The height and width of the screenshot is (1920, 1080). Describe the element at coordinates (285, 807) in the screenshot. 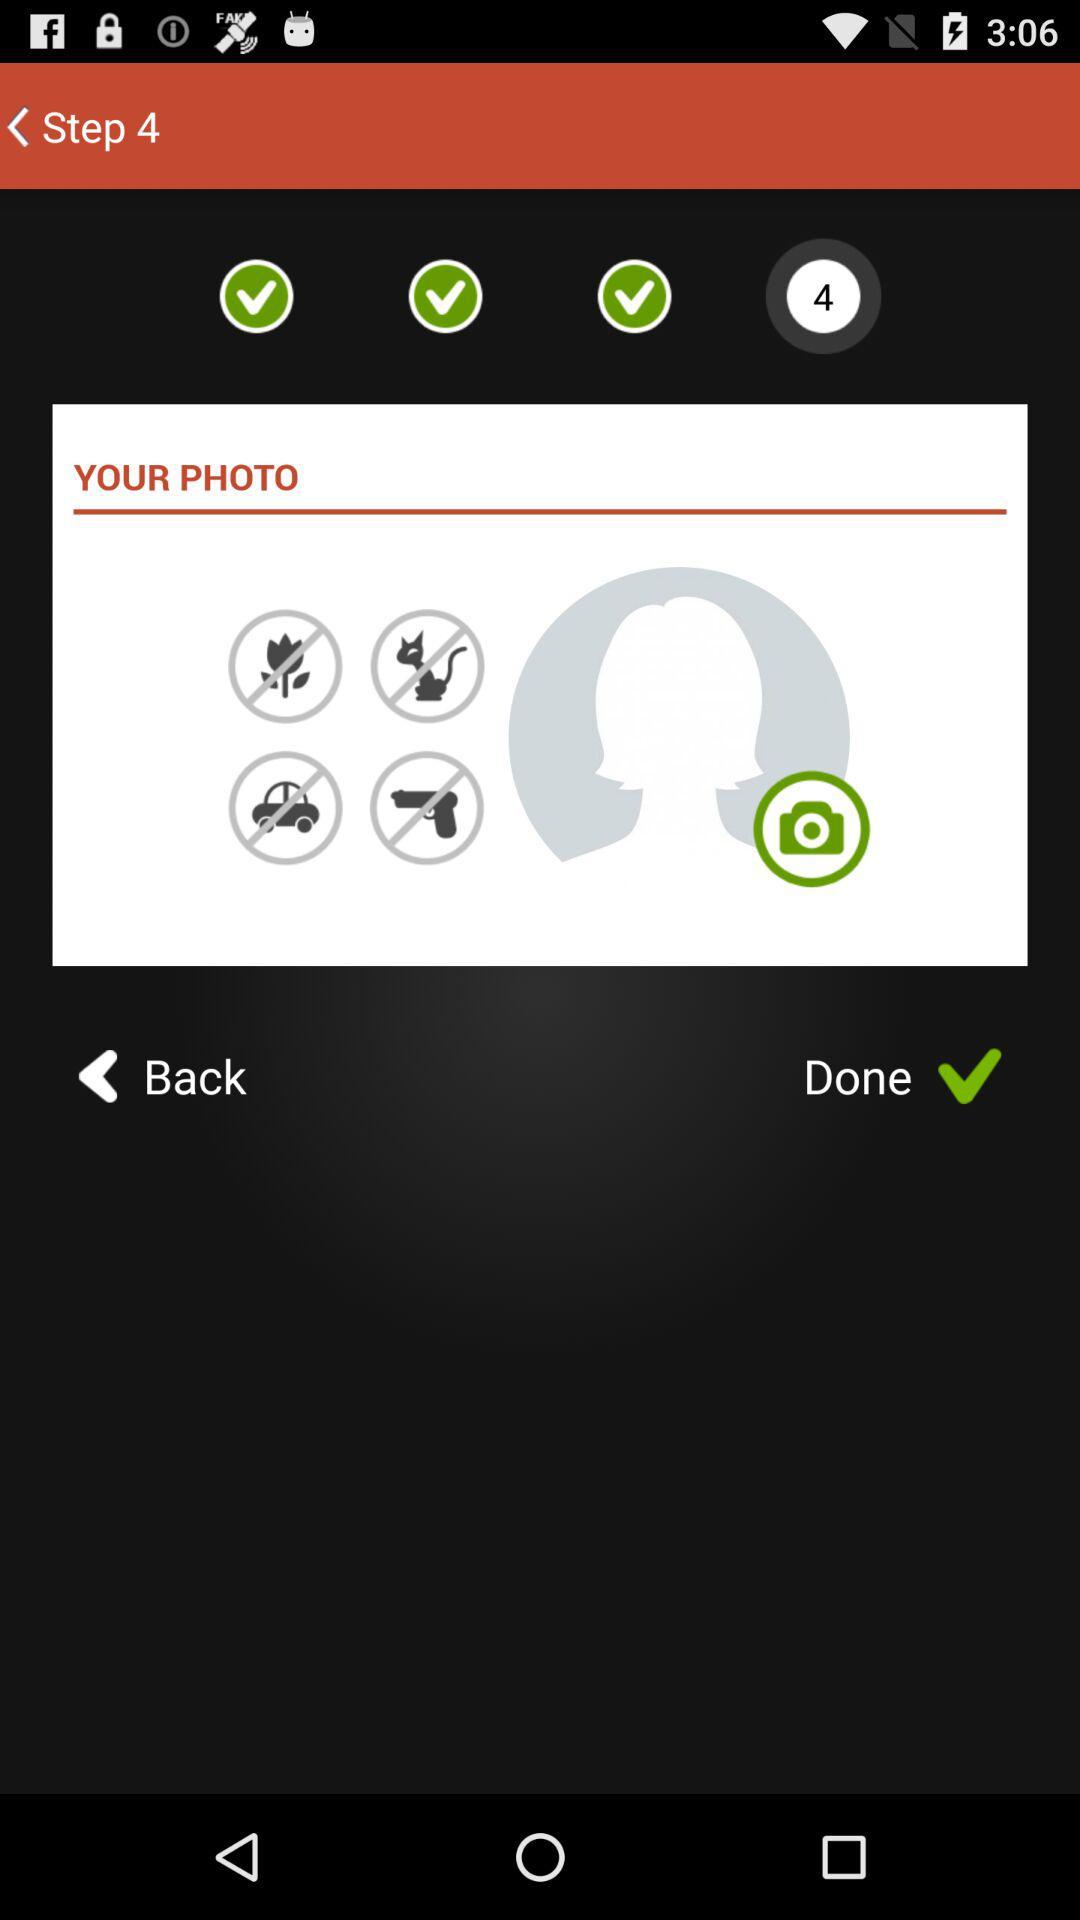

I see `the option no car which is on the left side of the page` at that location.